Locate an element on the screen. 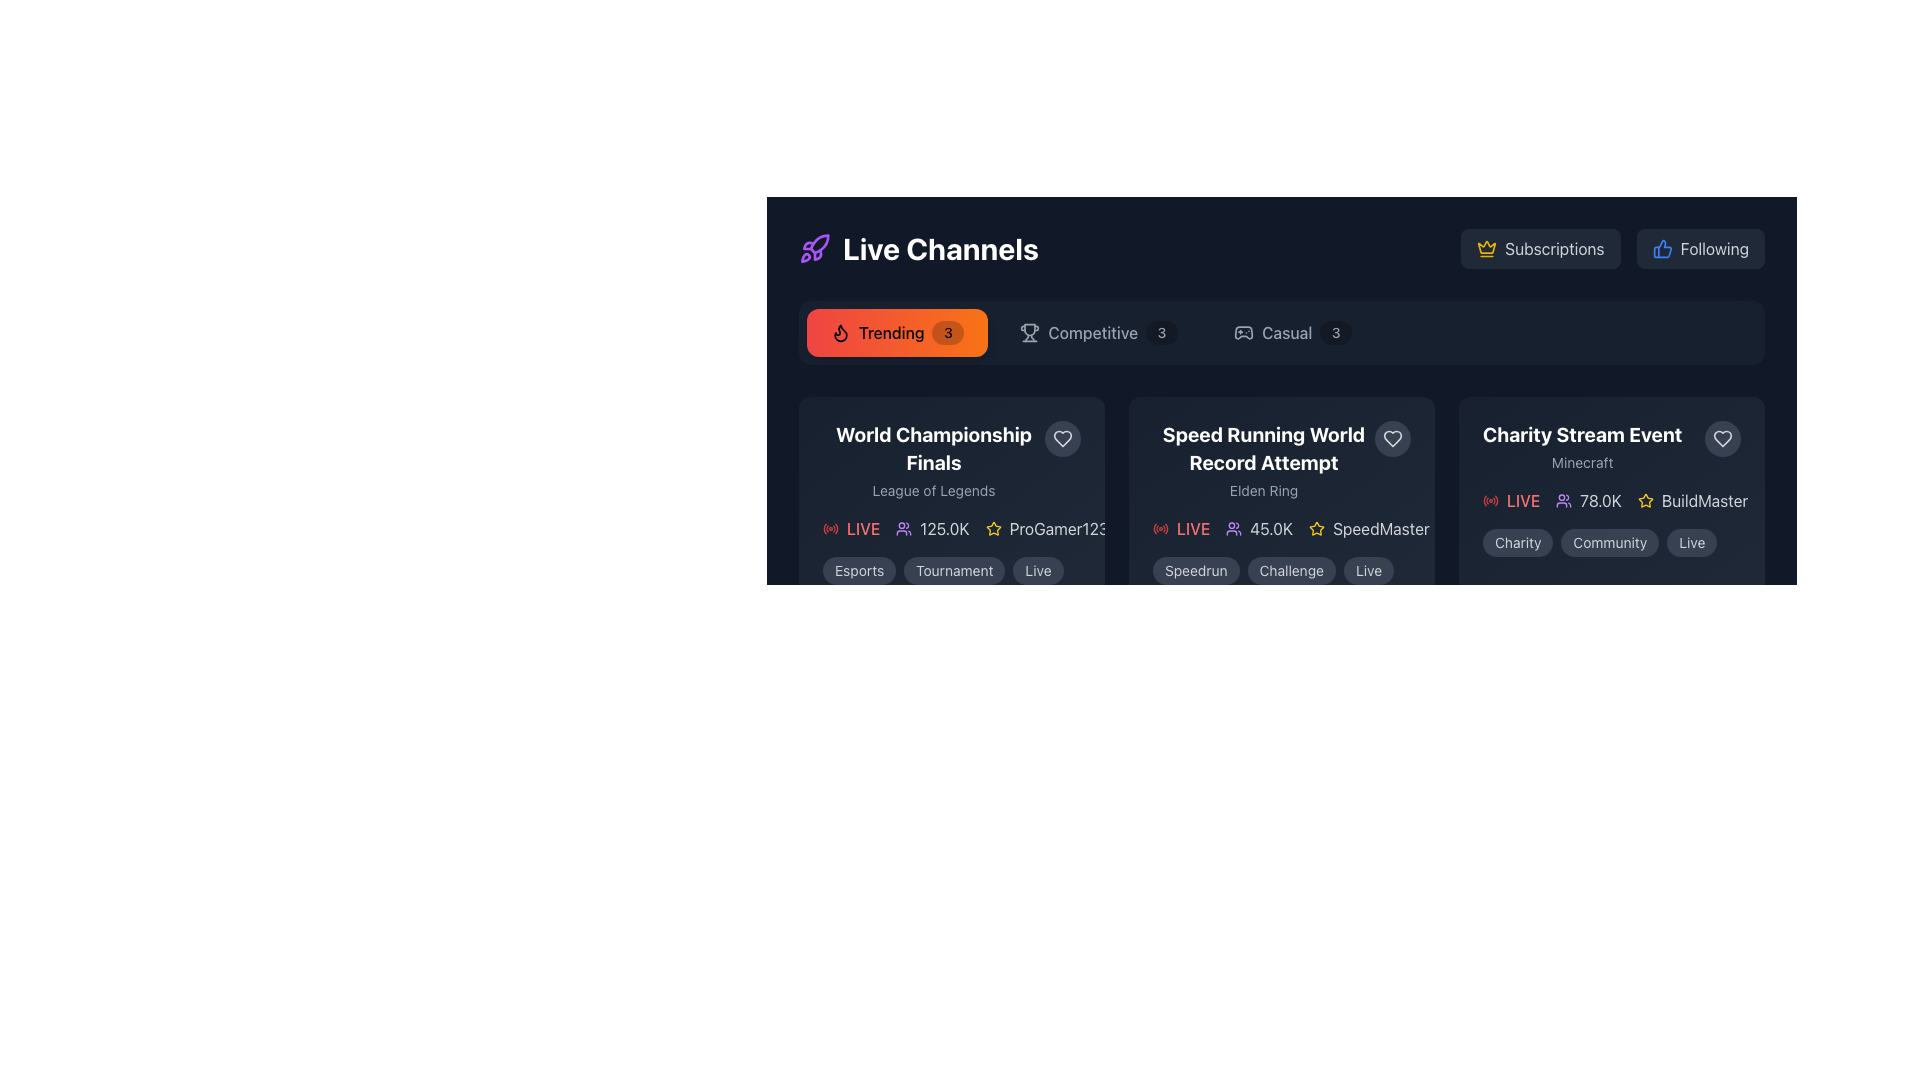  the Decorative text with the icon displaying 'ProGamer123' styled in light gray, which is located in the lower section of a card layout, adjacent to the viewer count of '125.0K' is located at coordinates (1045, 527).